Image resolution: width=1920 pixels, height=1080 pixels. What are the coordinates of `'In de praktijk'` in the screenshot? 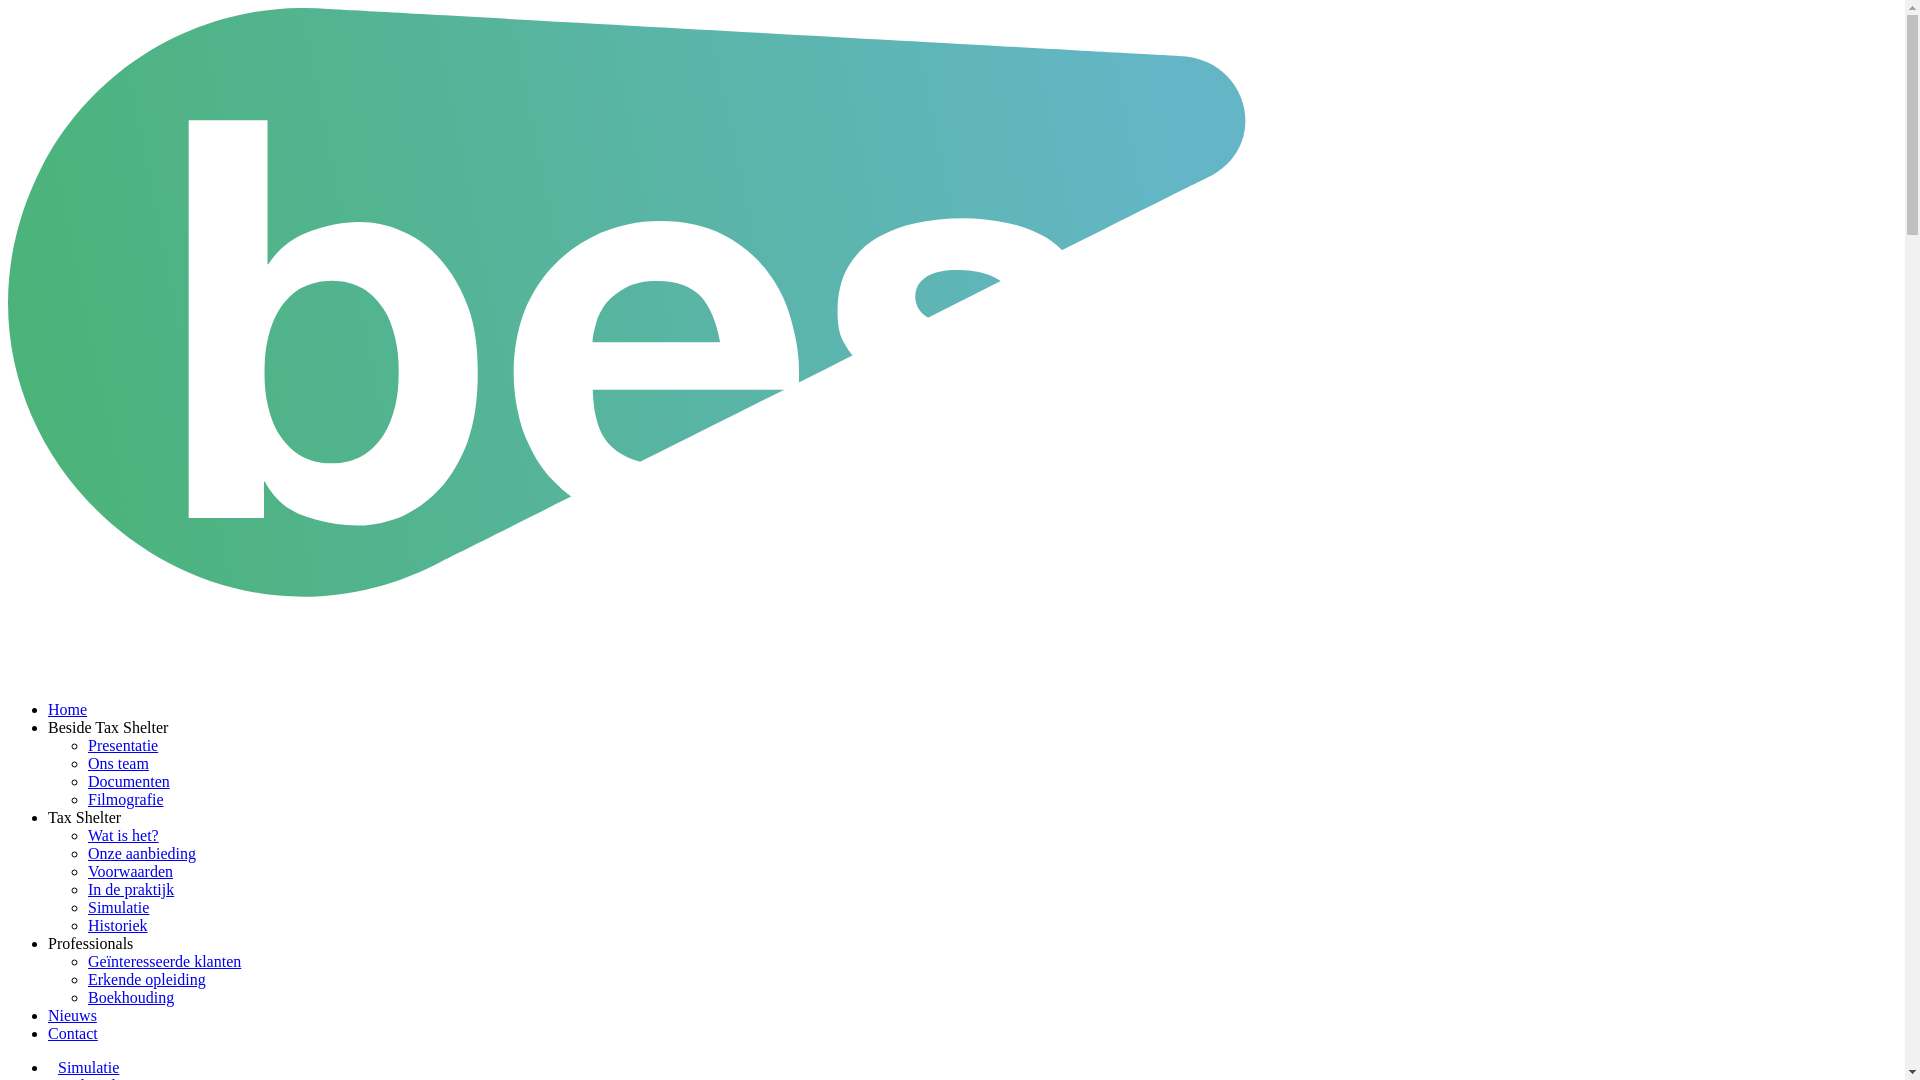 It's located at (129, 888).